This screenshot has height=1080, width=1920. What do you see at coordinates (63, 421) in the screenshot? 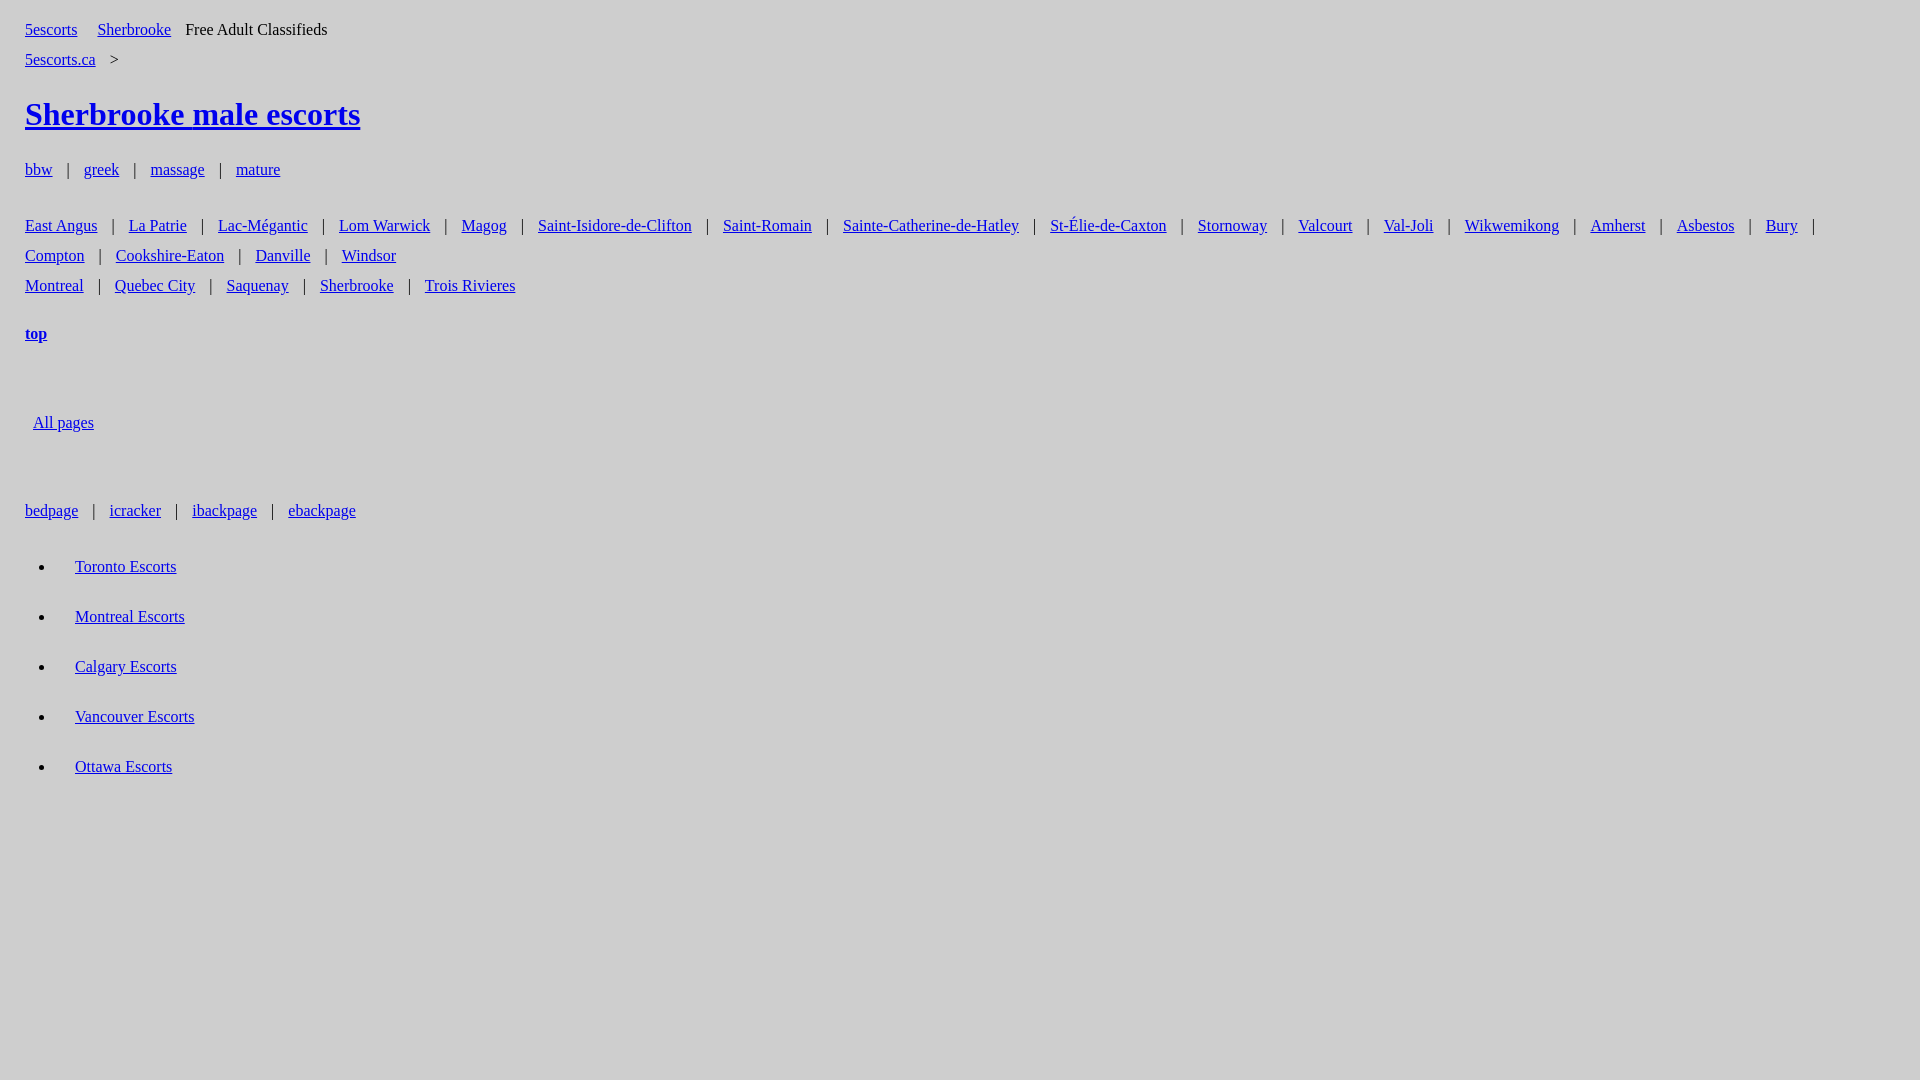
I see `'All pages'` at bounding box center [63, 421].